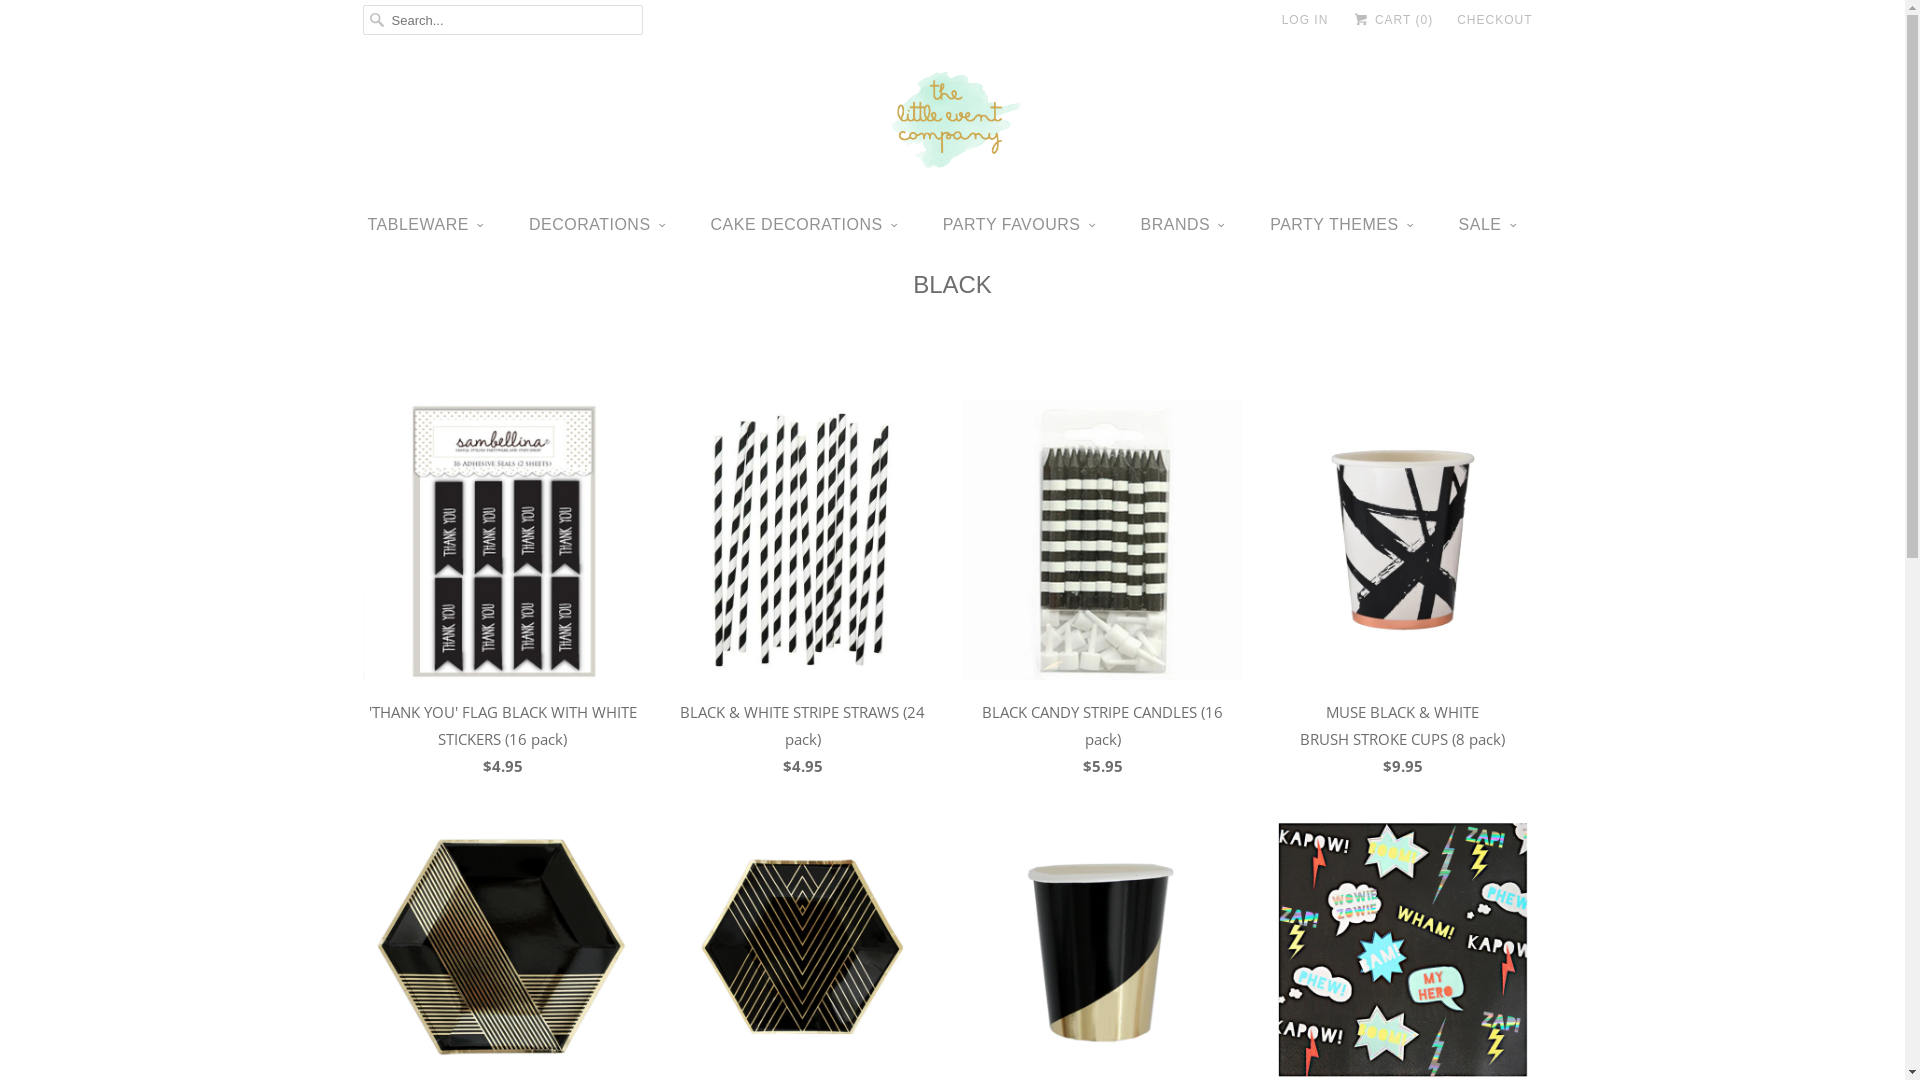  What do you see at coordinates (1391, 19) in the screenshot?
I see `'CART (0)'` at bounding box center [1391, 19].